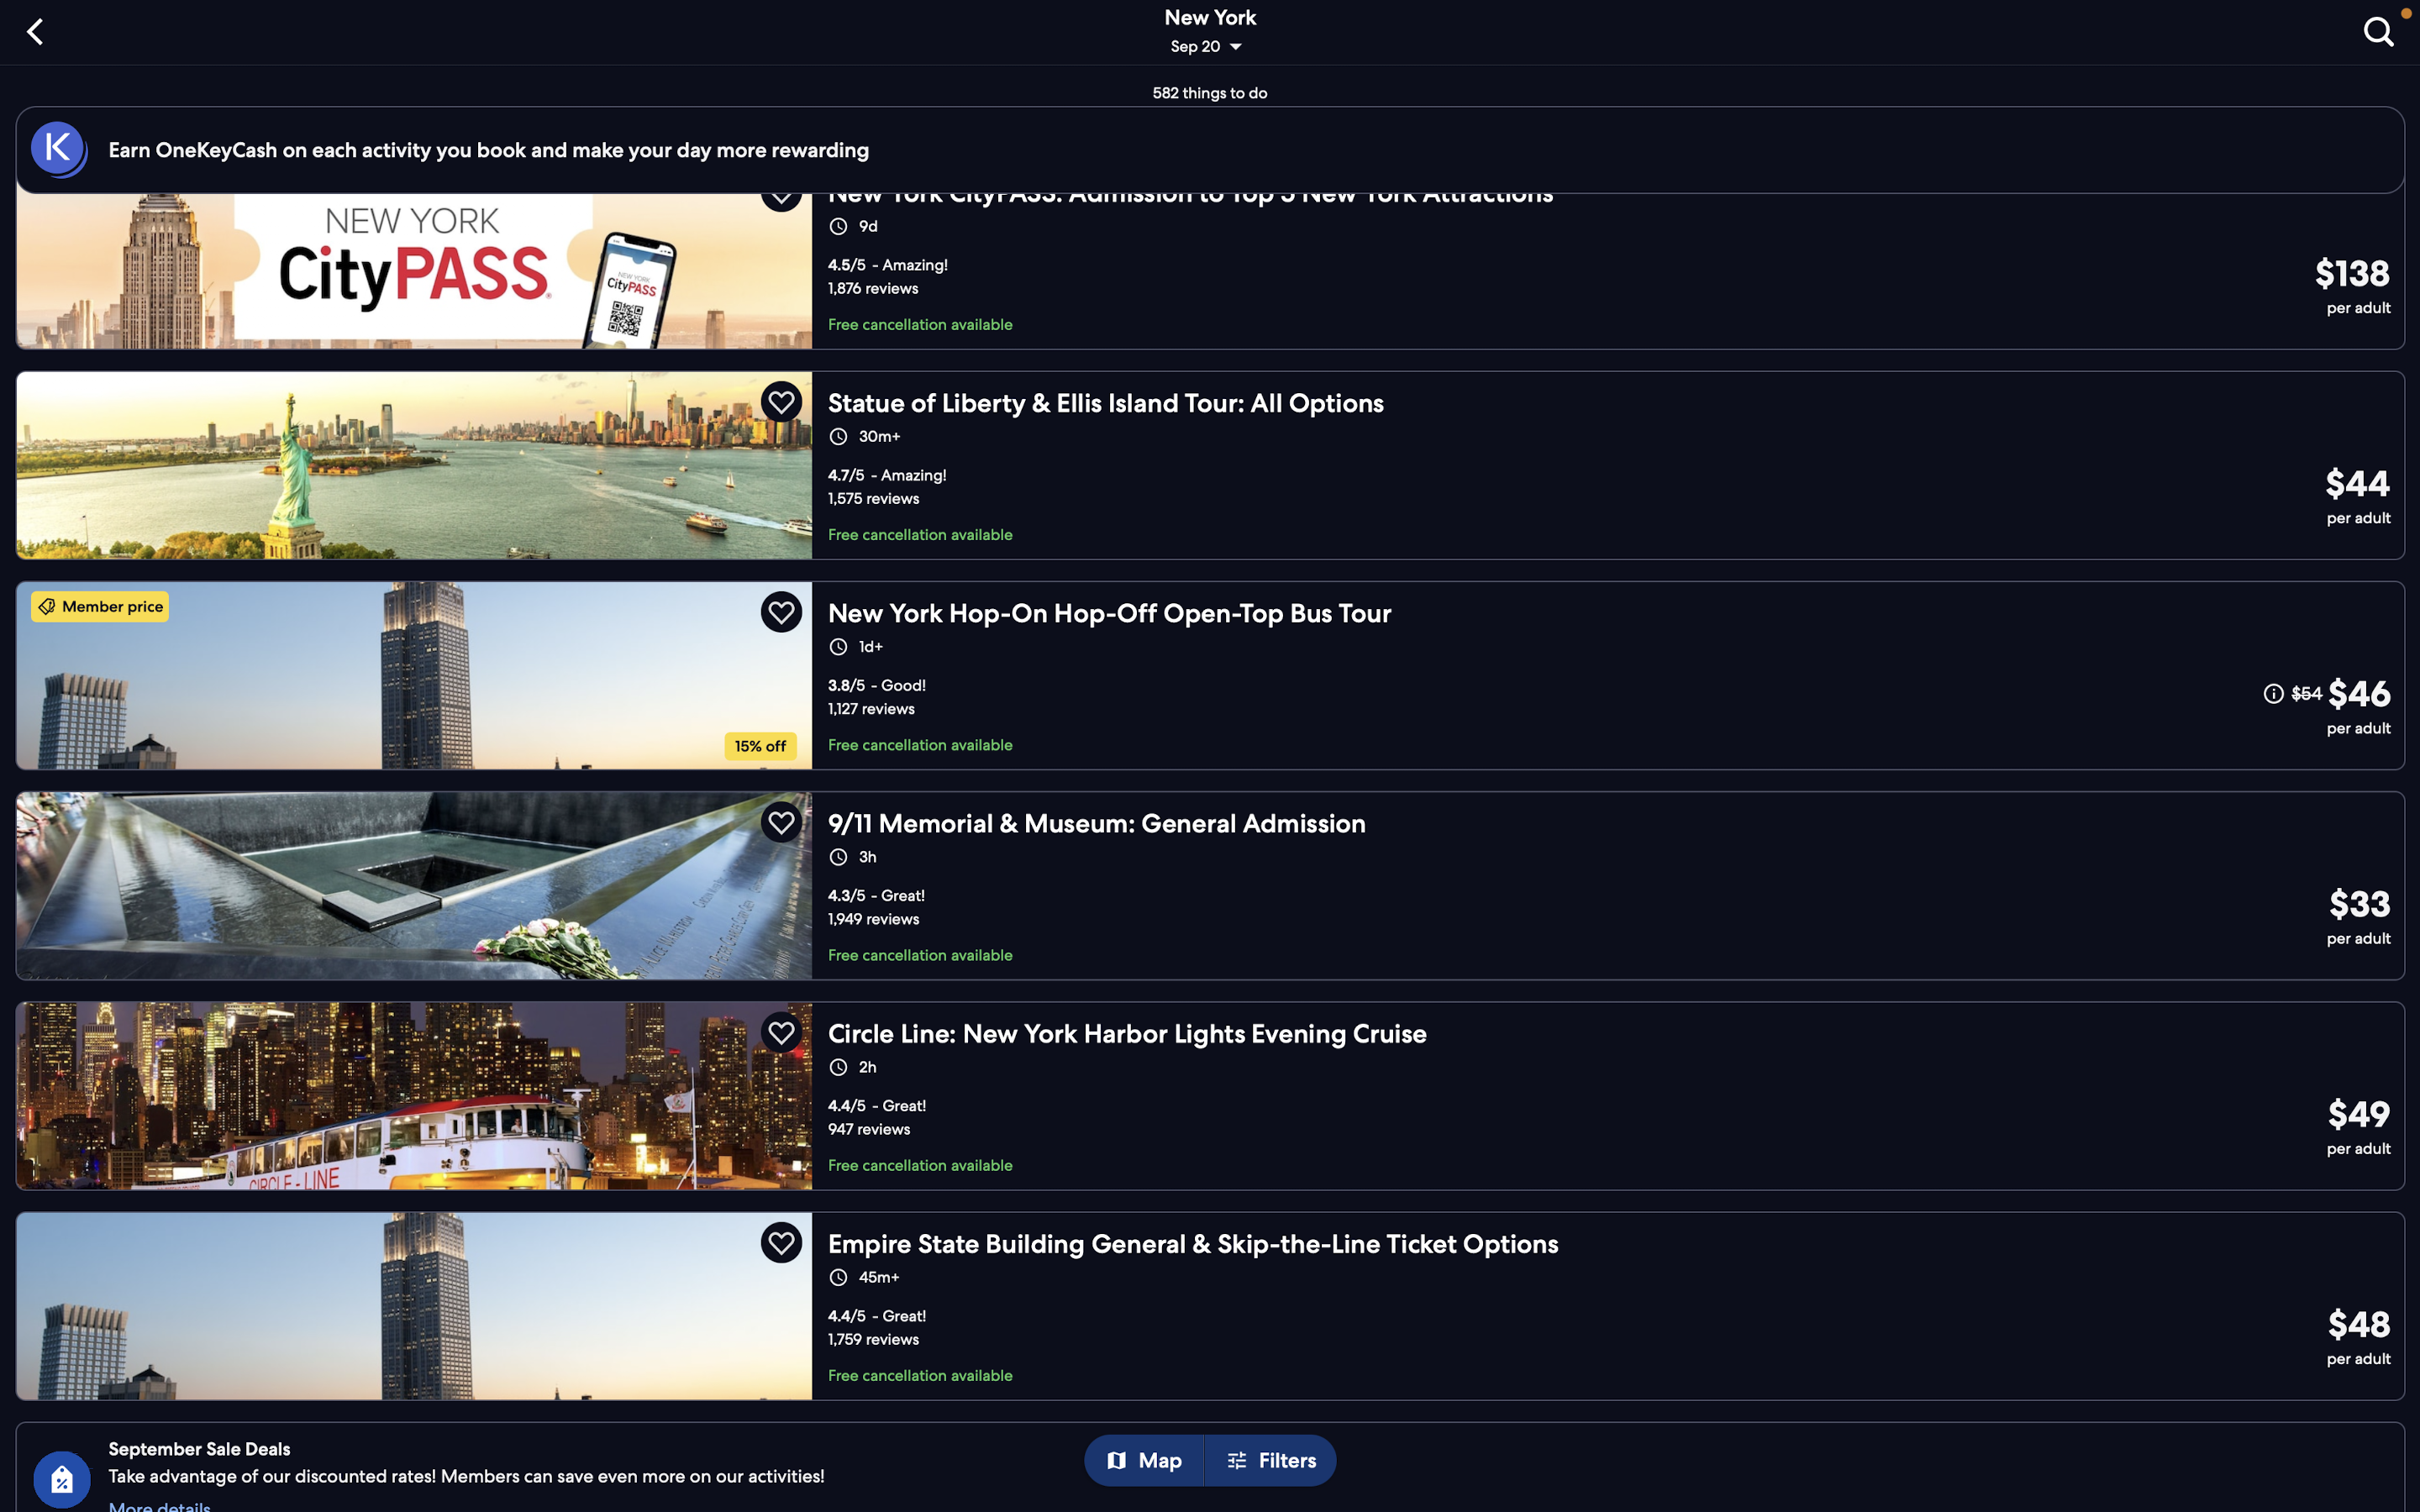 The height and width of the screenshot is (1512, 2420). What do you see at coordinates (1217, 1300) in the screenshot?
I see `the option that reads "empire state building" to add it to your travel plan` at bounding box center [1217, 1300].